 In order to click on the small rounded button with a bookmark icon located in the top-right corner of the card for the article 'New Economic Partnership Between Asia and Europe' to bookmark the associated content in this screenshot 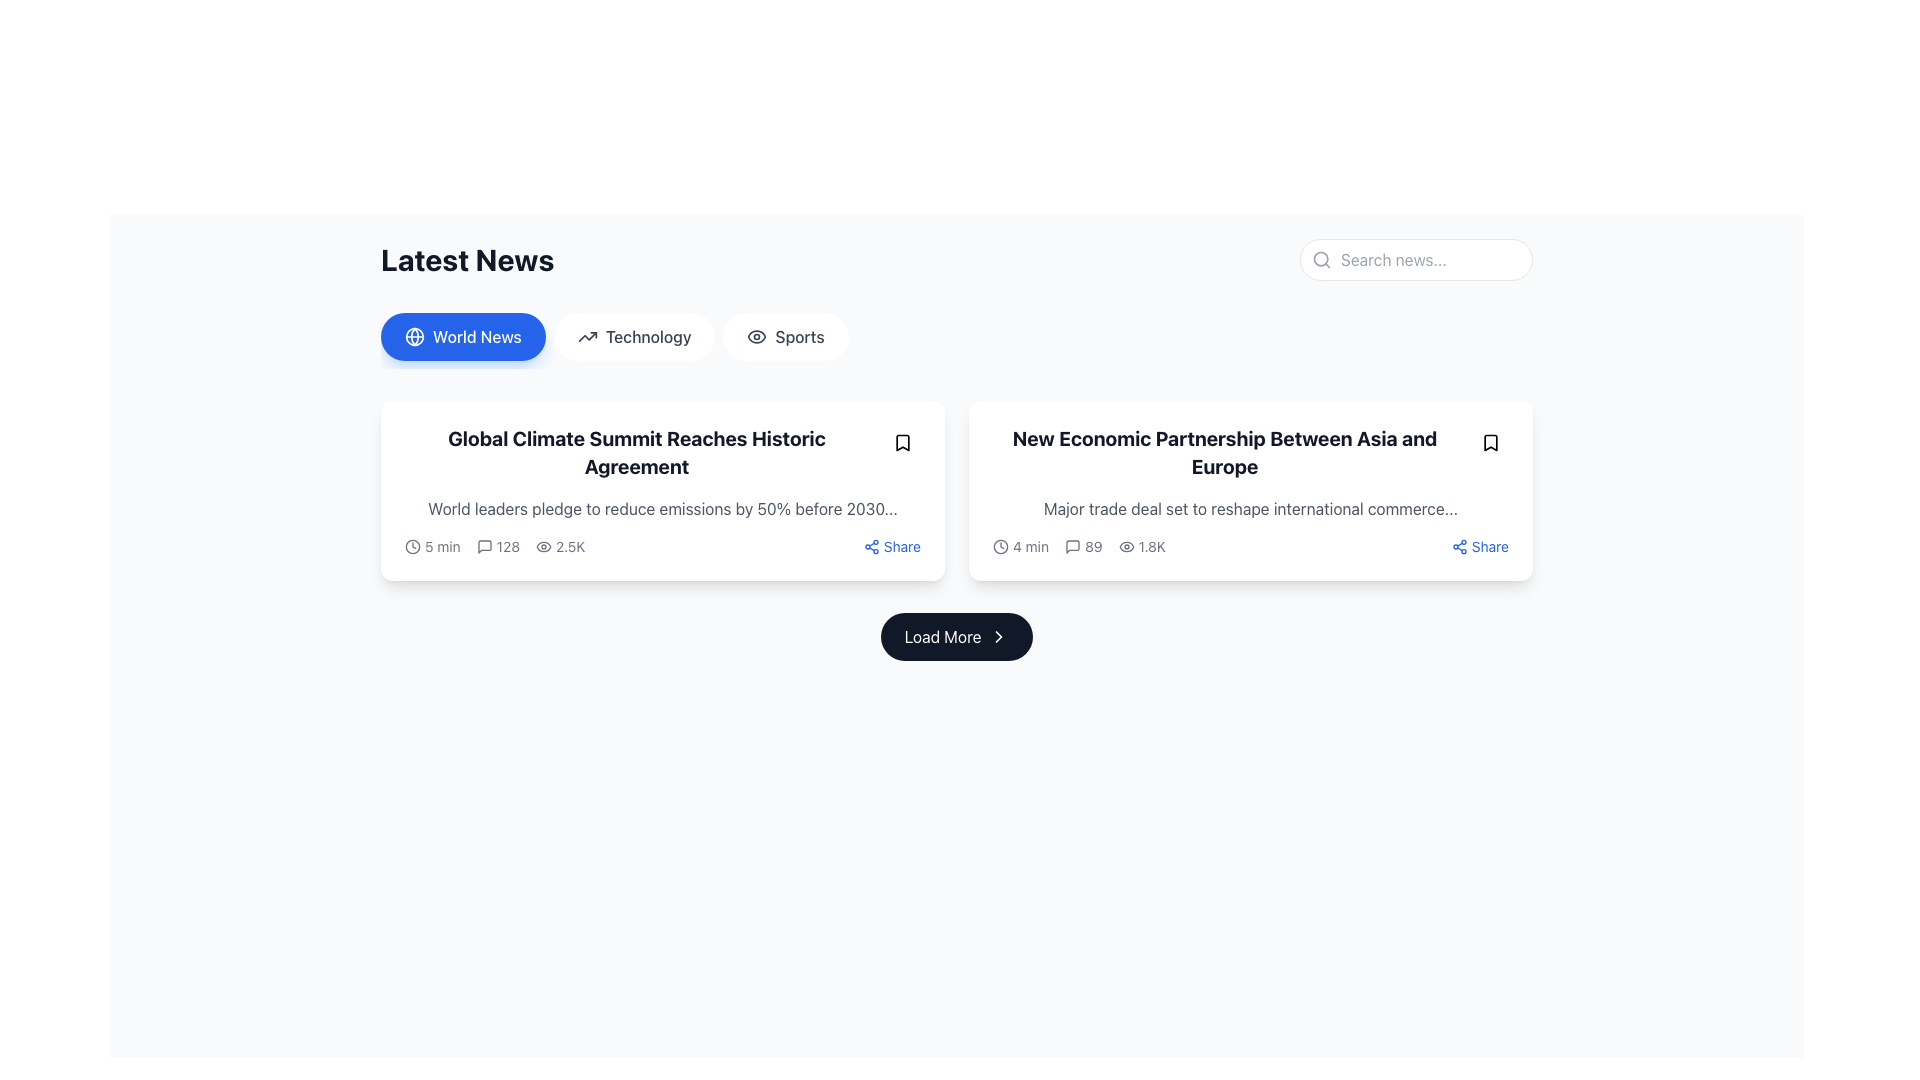, I will do `click(1491, 442)`.